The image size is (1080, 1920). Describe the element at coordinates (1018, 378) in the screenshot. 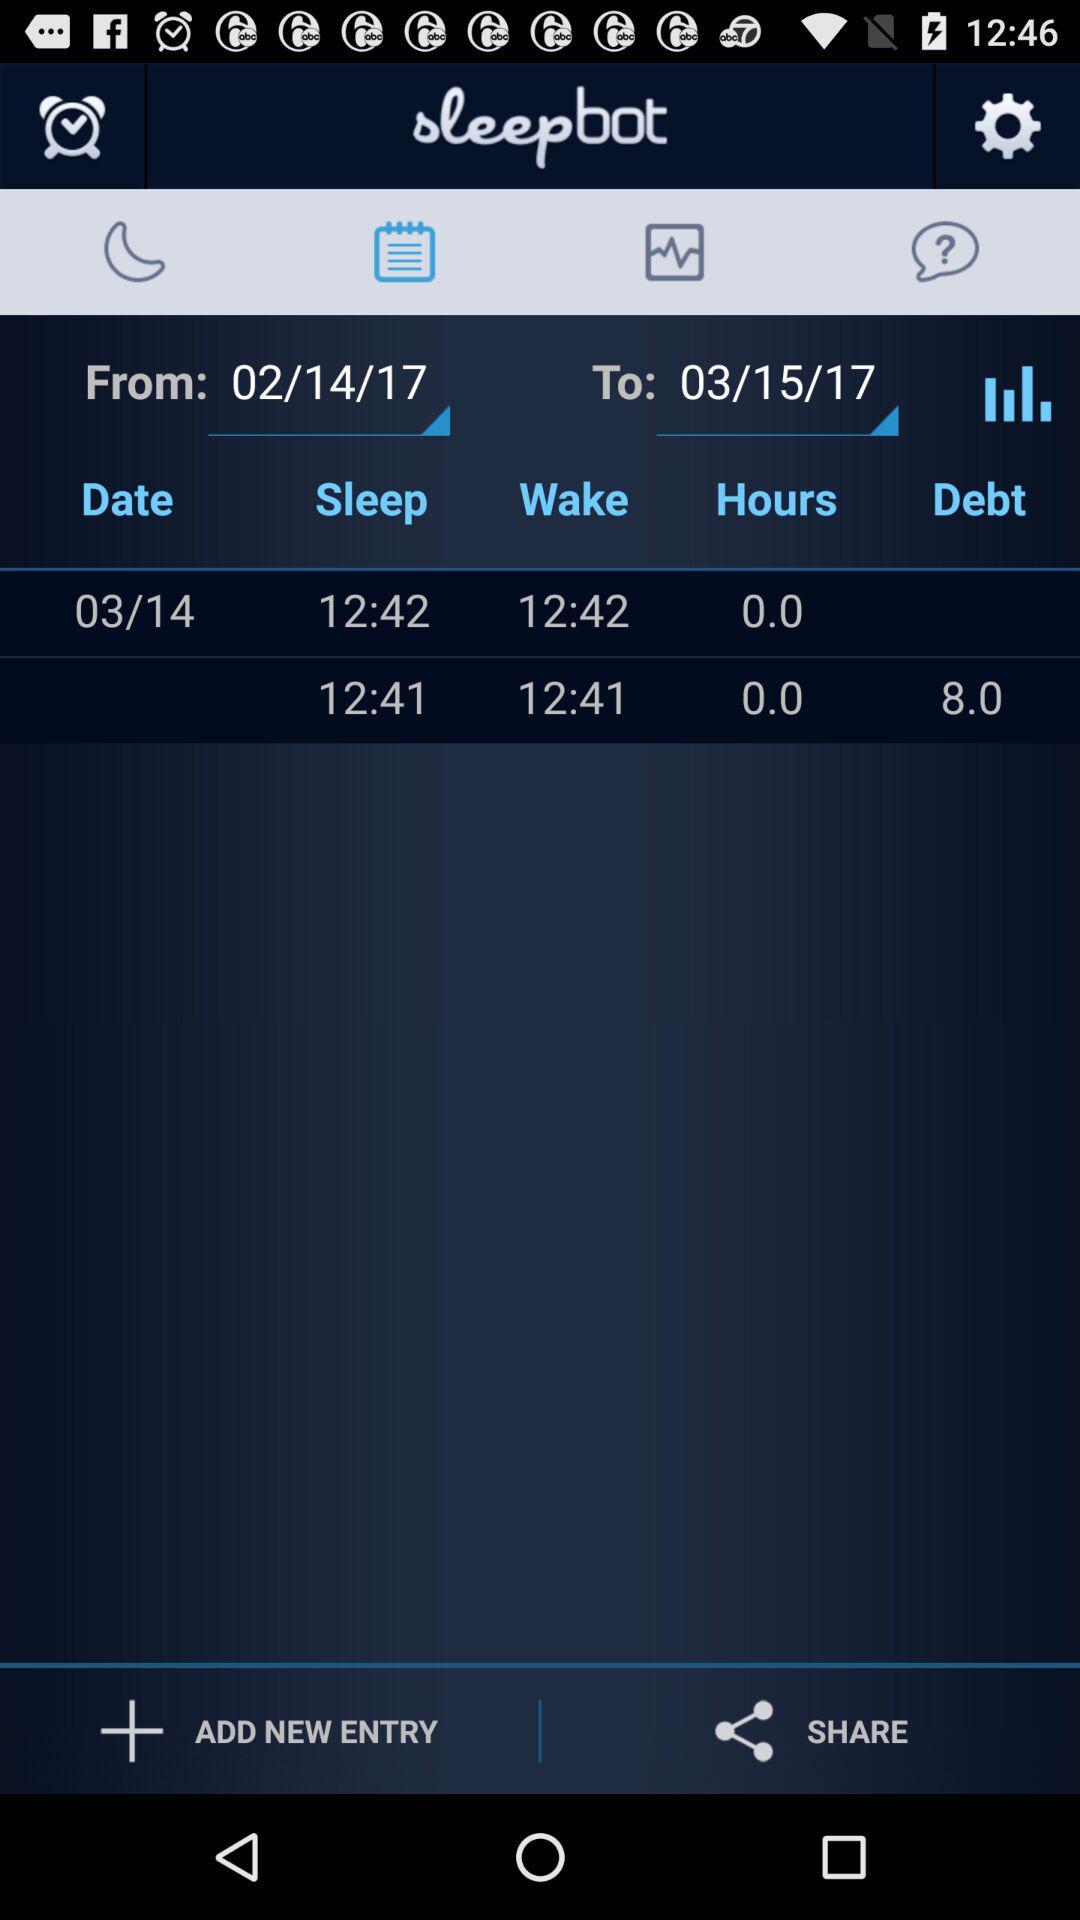

I see `click on icon` at that location.